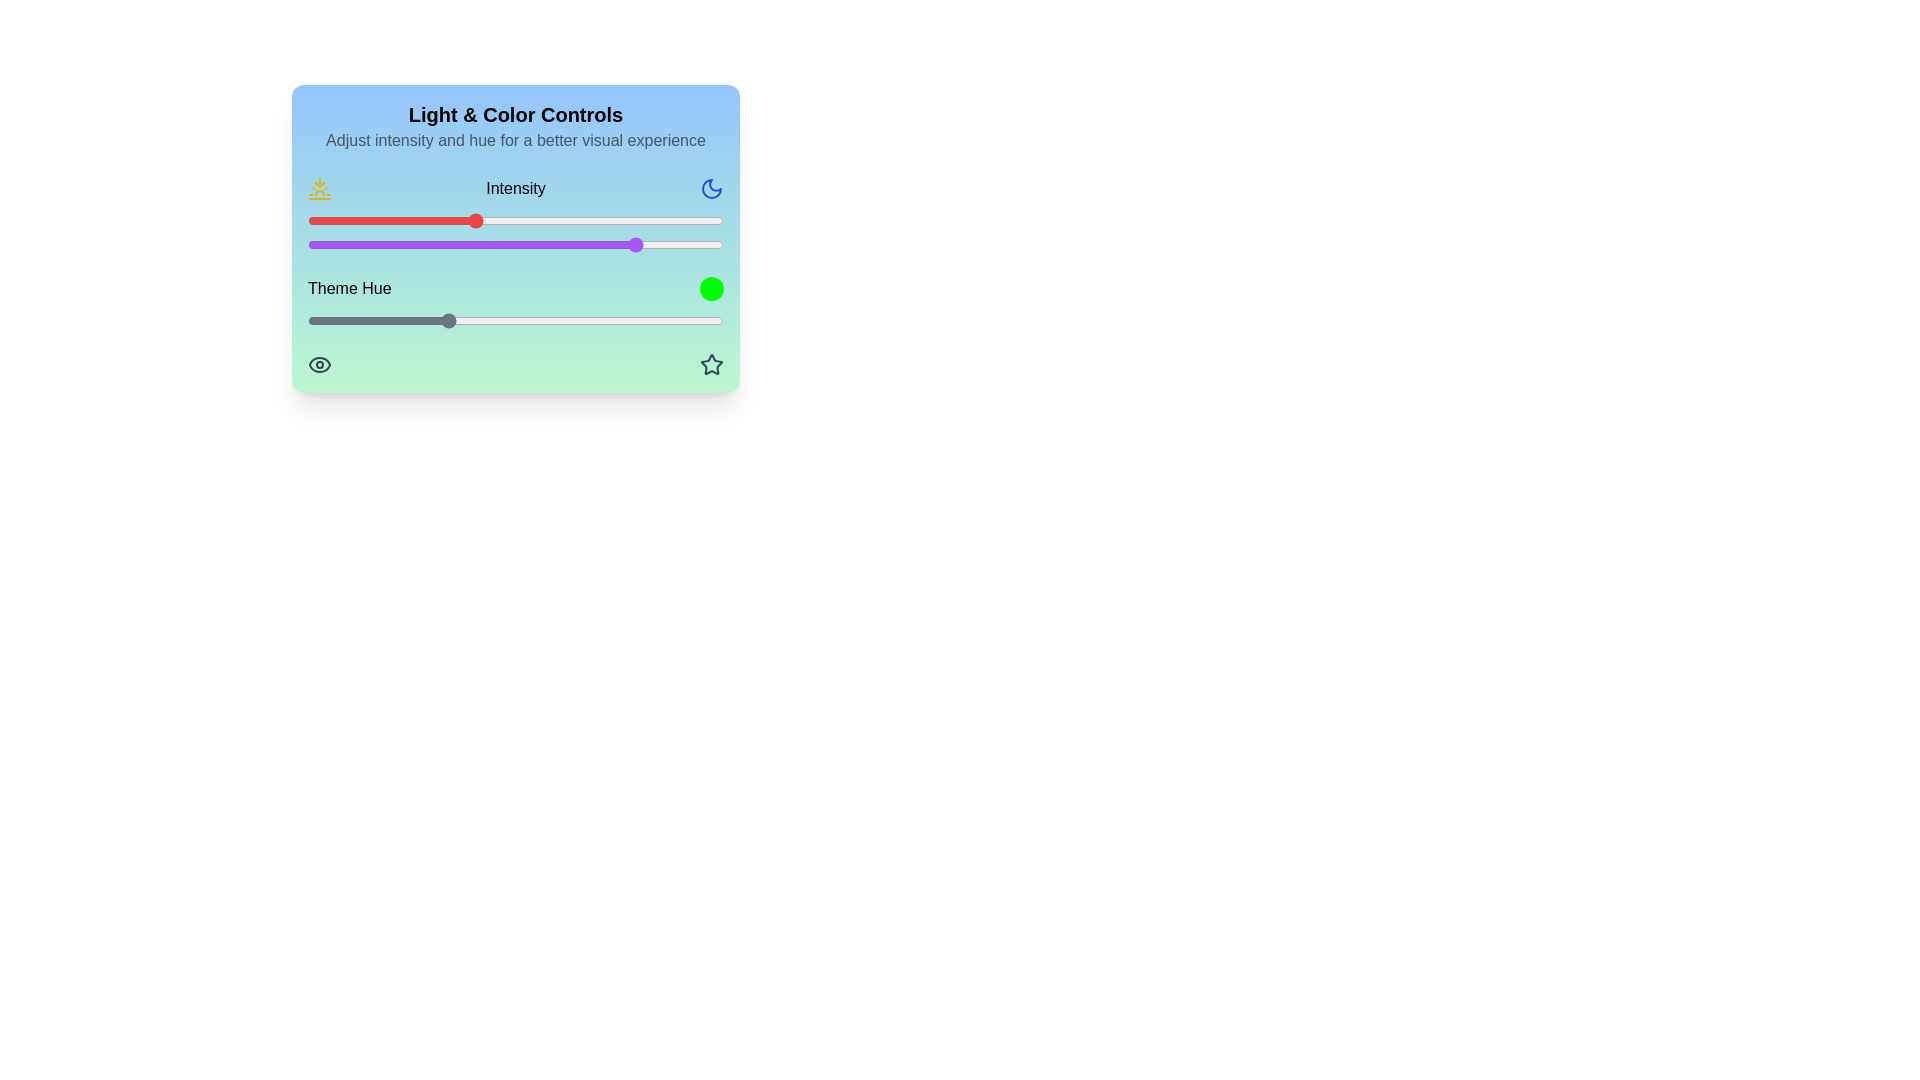 This screenshot has width=1920, height=1080. I want to click on the theme hue, so click(669, 319).